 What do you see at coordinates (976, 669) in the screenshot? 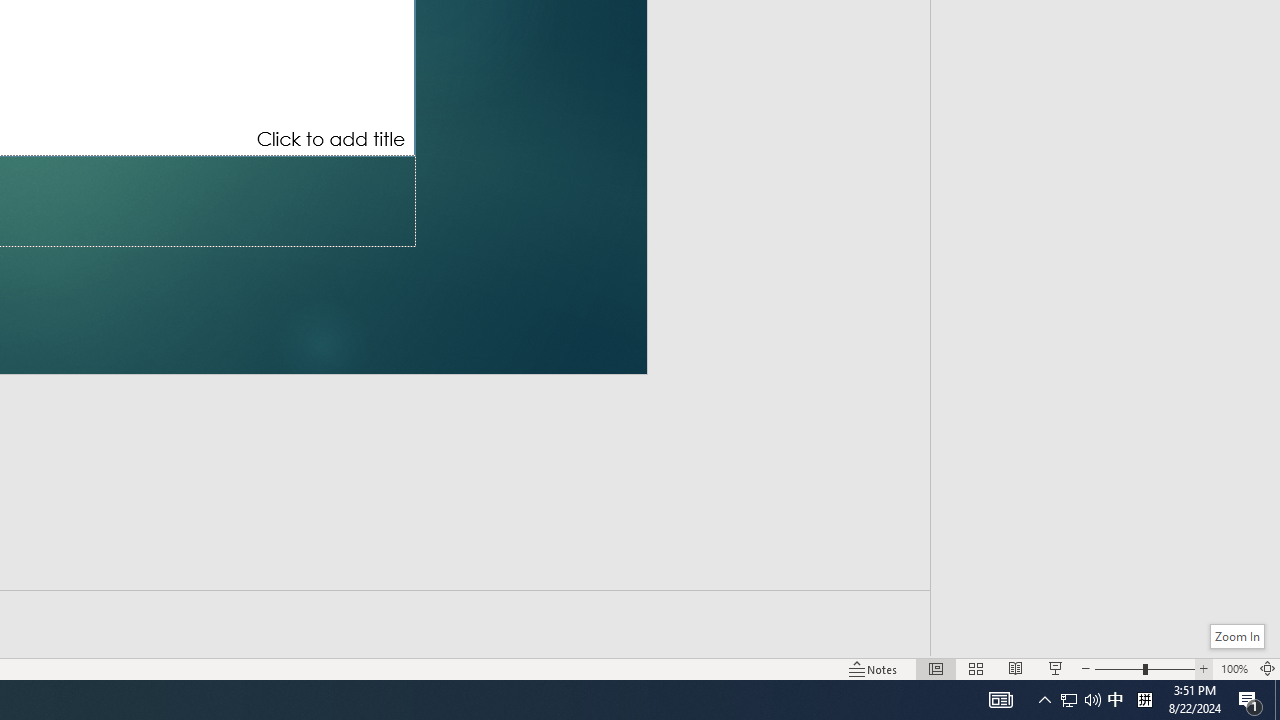
I see `'Slide Sorter'` at bounding box center [976, 669].